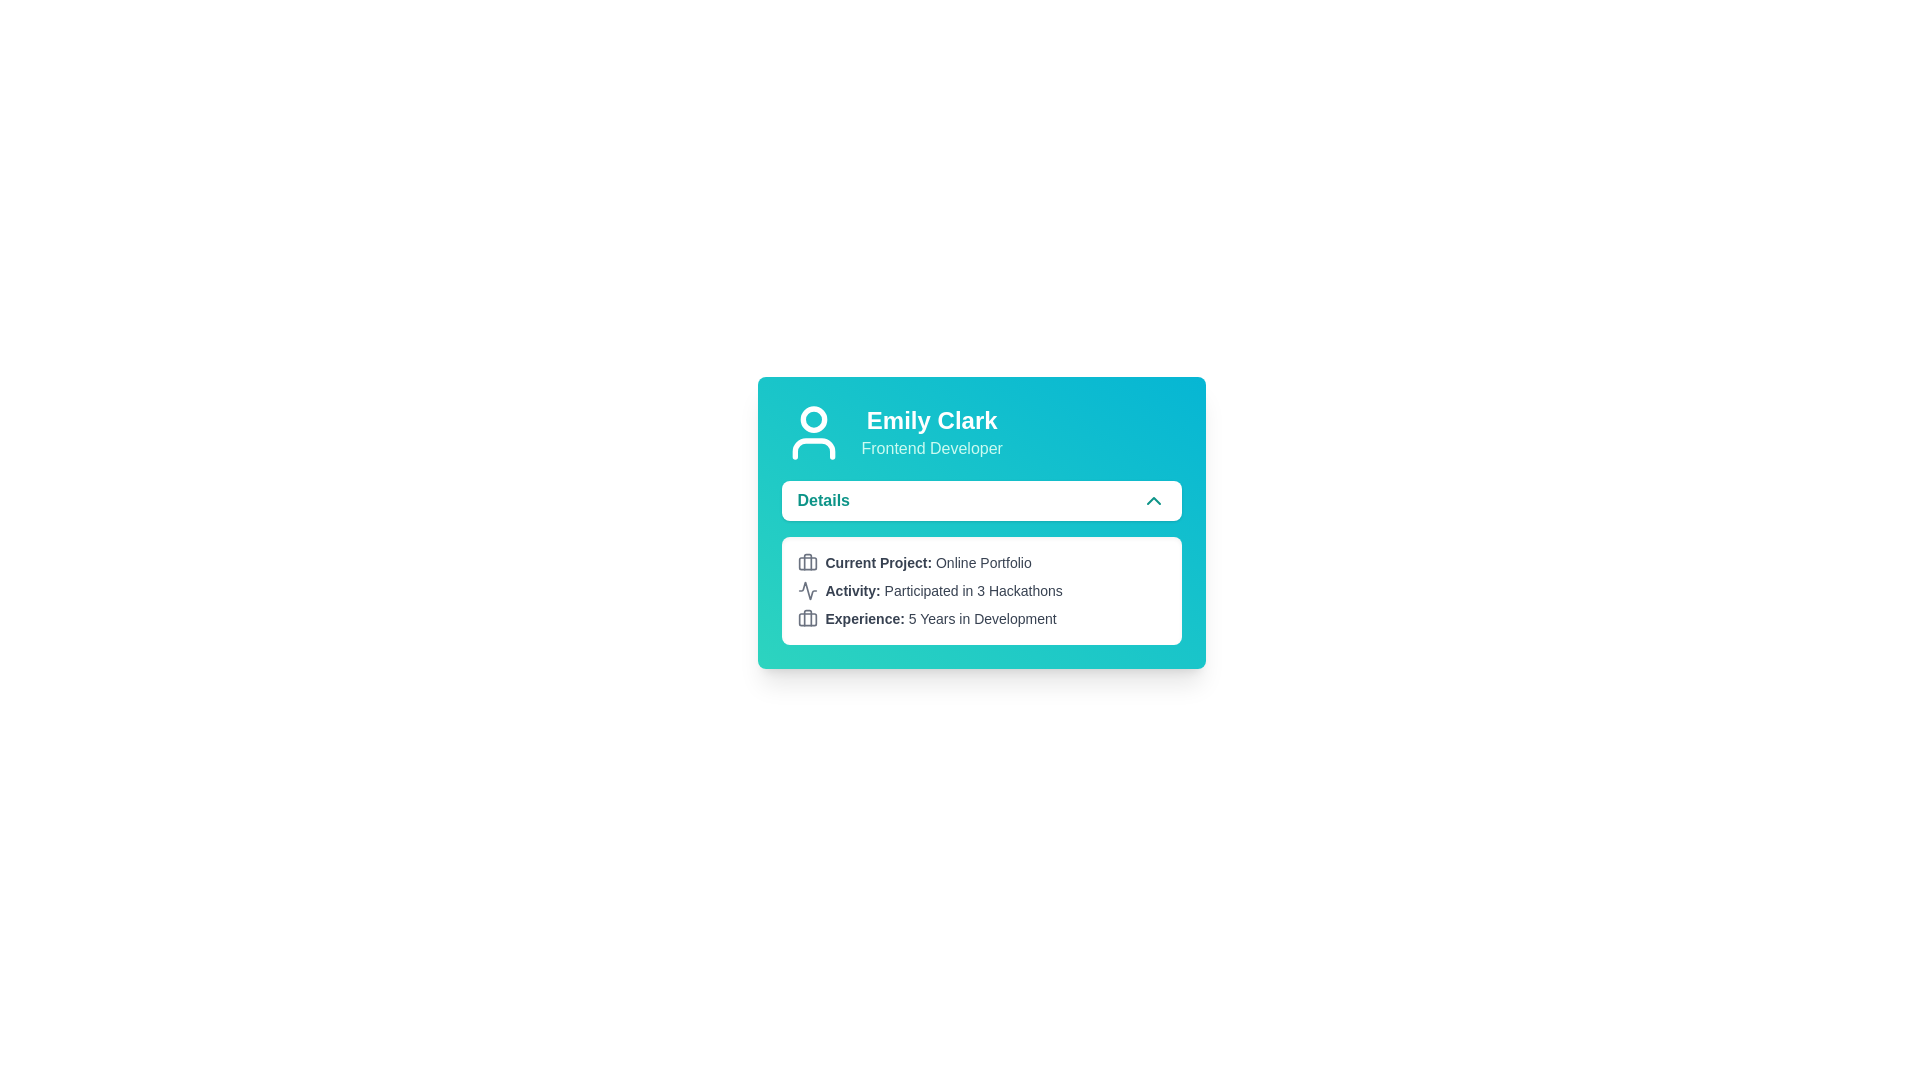 The height and width of the screenshot is (1080, 1920). I want to click on the text display element showing 'Emily Clark' in bold, large white font on a turquoise background, which is located in the upper left side of the card component, so click(931, 419).